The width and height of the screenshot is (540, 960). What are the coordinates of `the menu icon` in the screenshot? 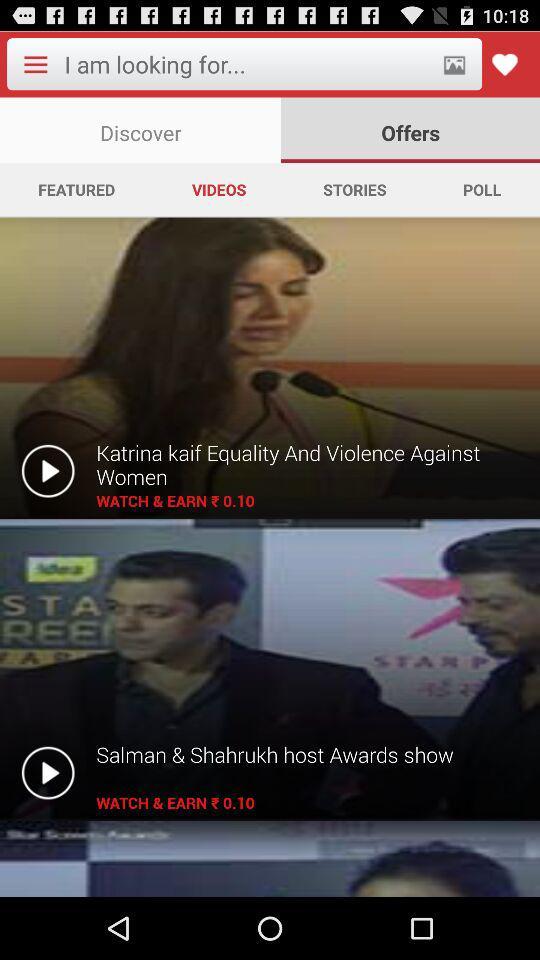 It's located at (35, 68).